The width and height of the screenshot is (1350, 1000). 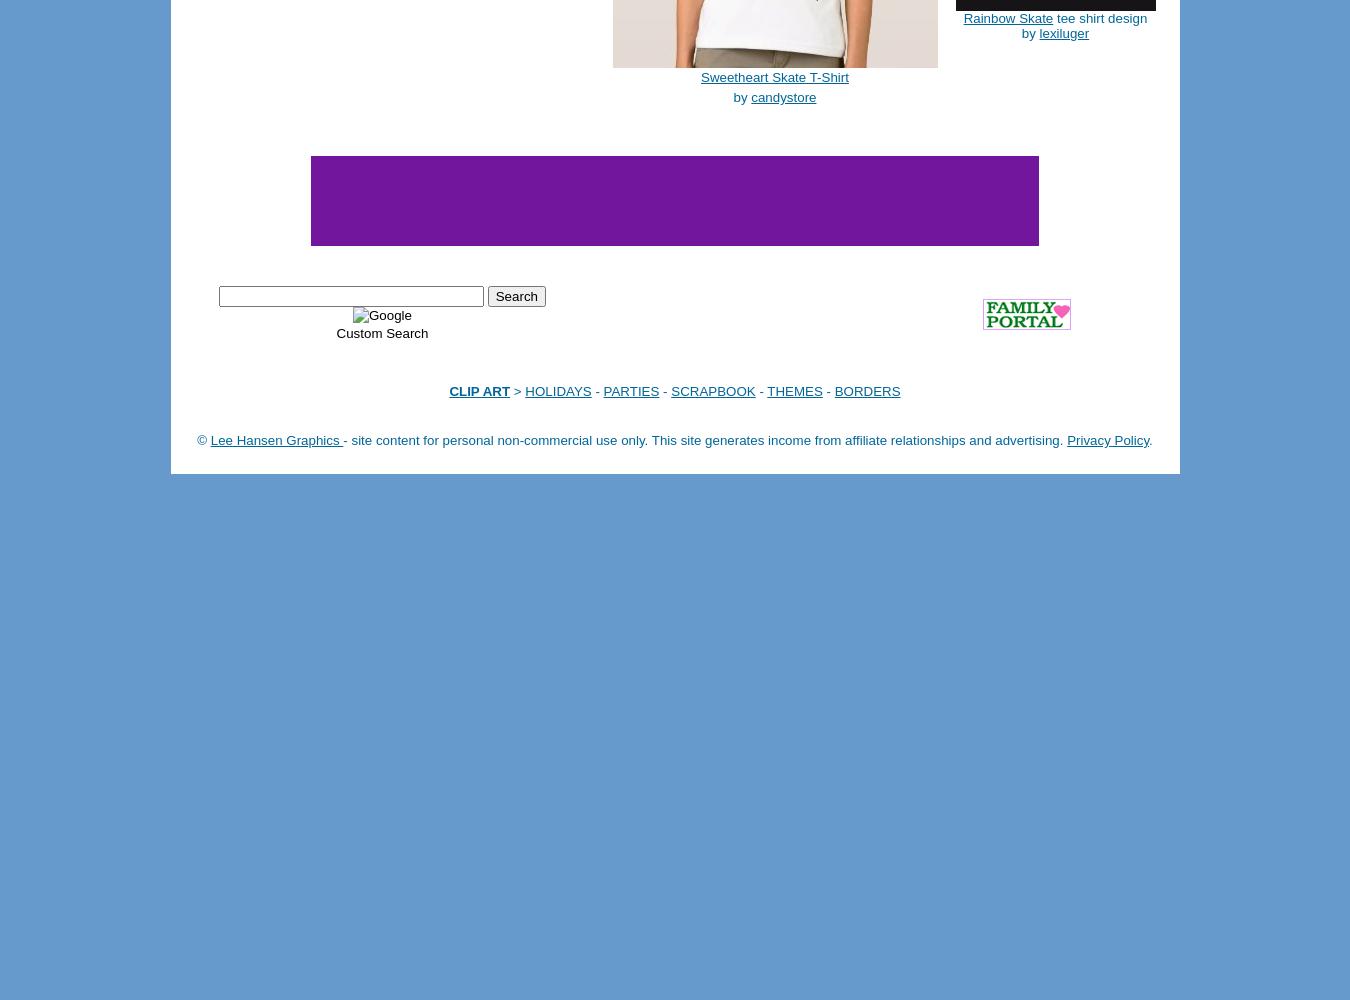 I want to click on 'THEMES', so click(x=794, y=391).